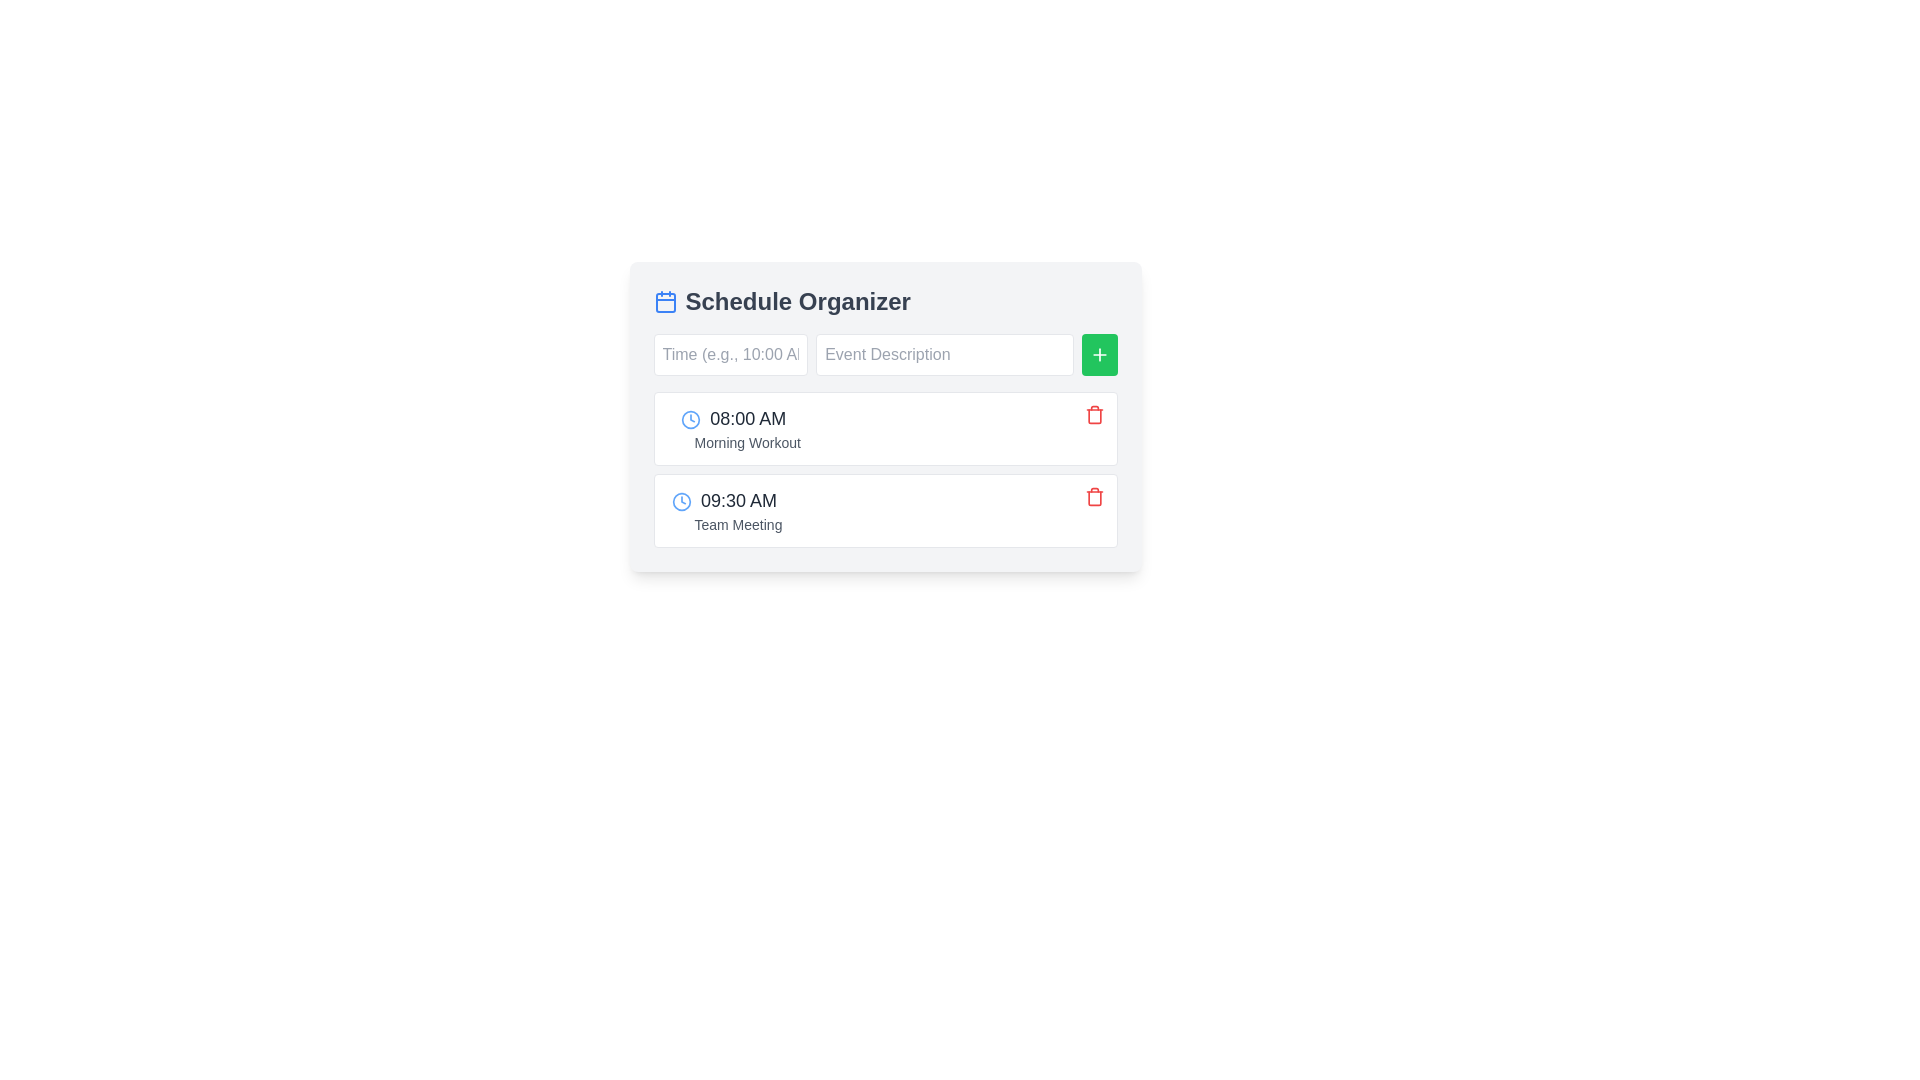 The image size is (1920, 1080). Describe the element at coordinates (732, 427) in the screenshot. I see `the Event item labeled '08:00 AM' in the Schedule Organizer` at that location.